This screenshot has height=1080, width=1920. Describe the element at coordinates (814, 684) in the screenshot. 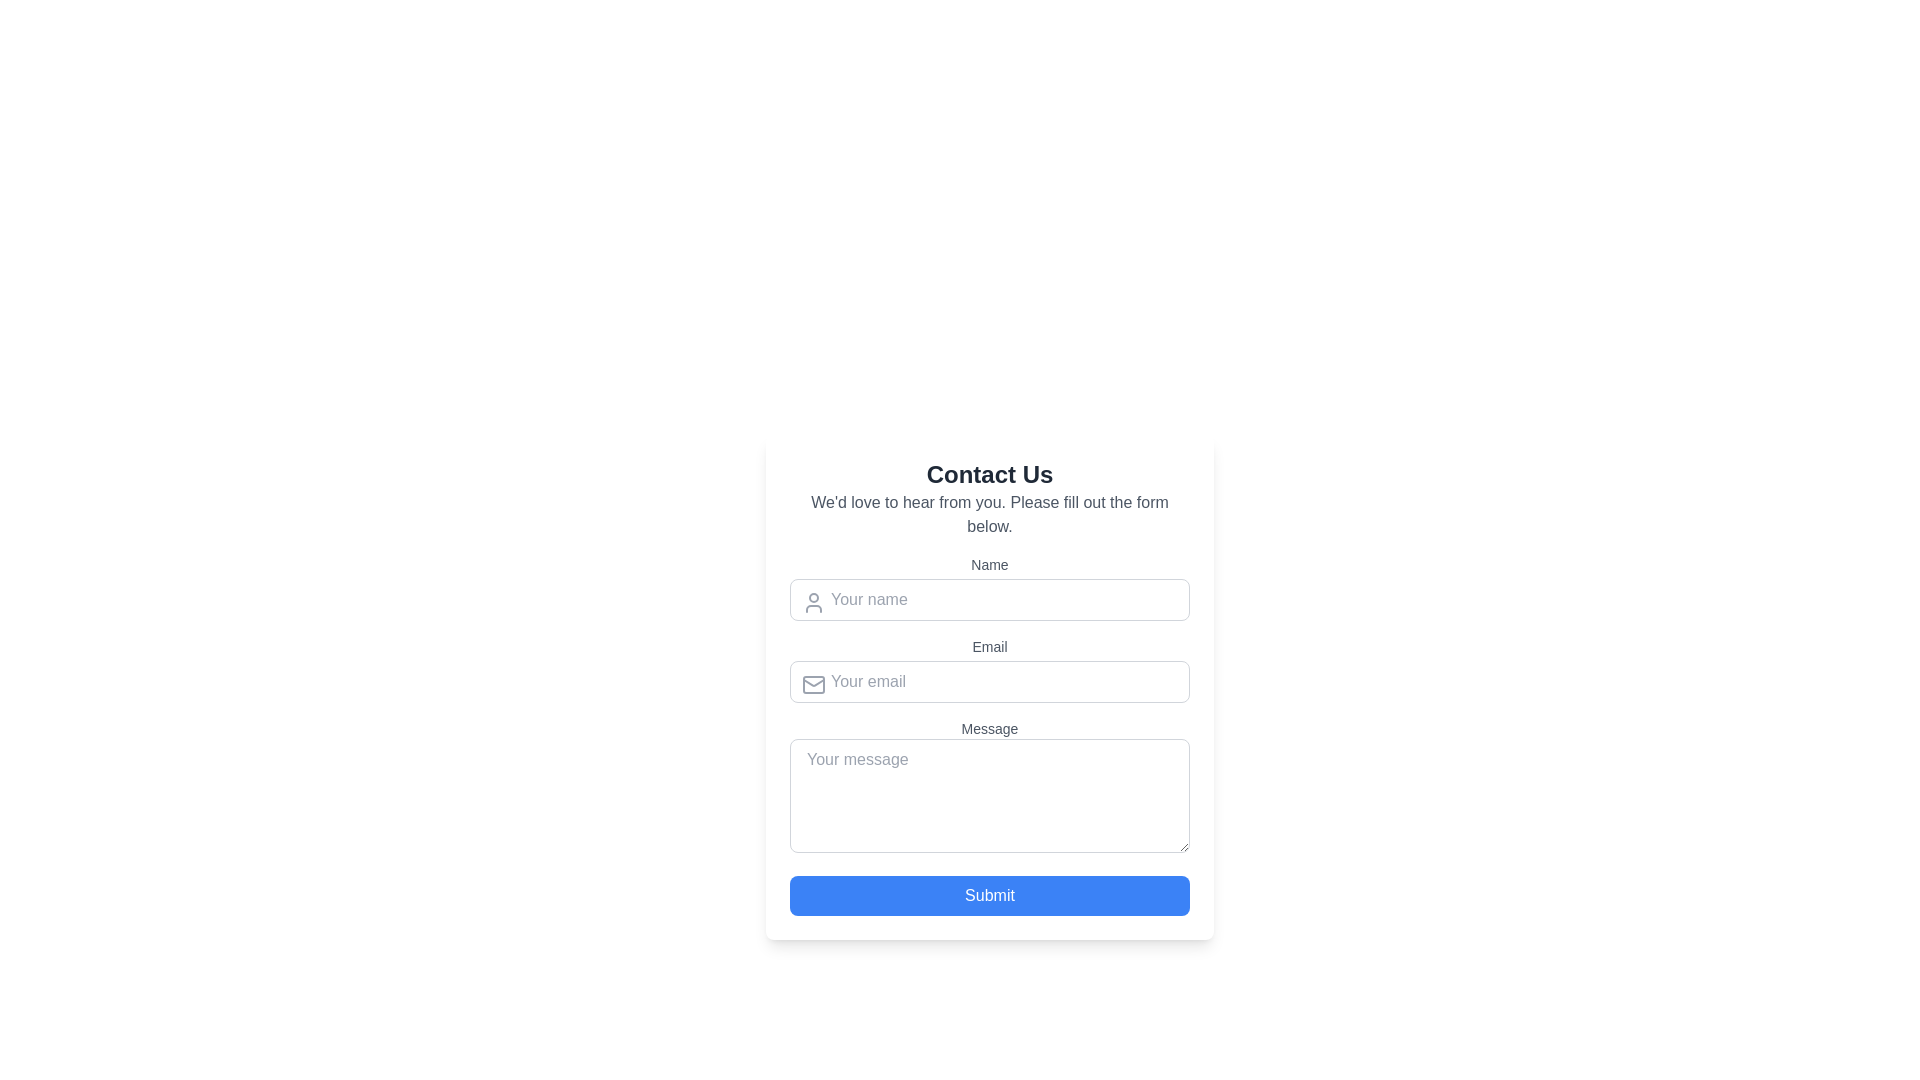

I see `the small gray envelope icon located to the left of the 'Your email' input field in the Email section` at that location.